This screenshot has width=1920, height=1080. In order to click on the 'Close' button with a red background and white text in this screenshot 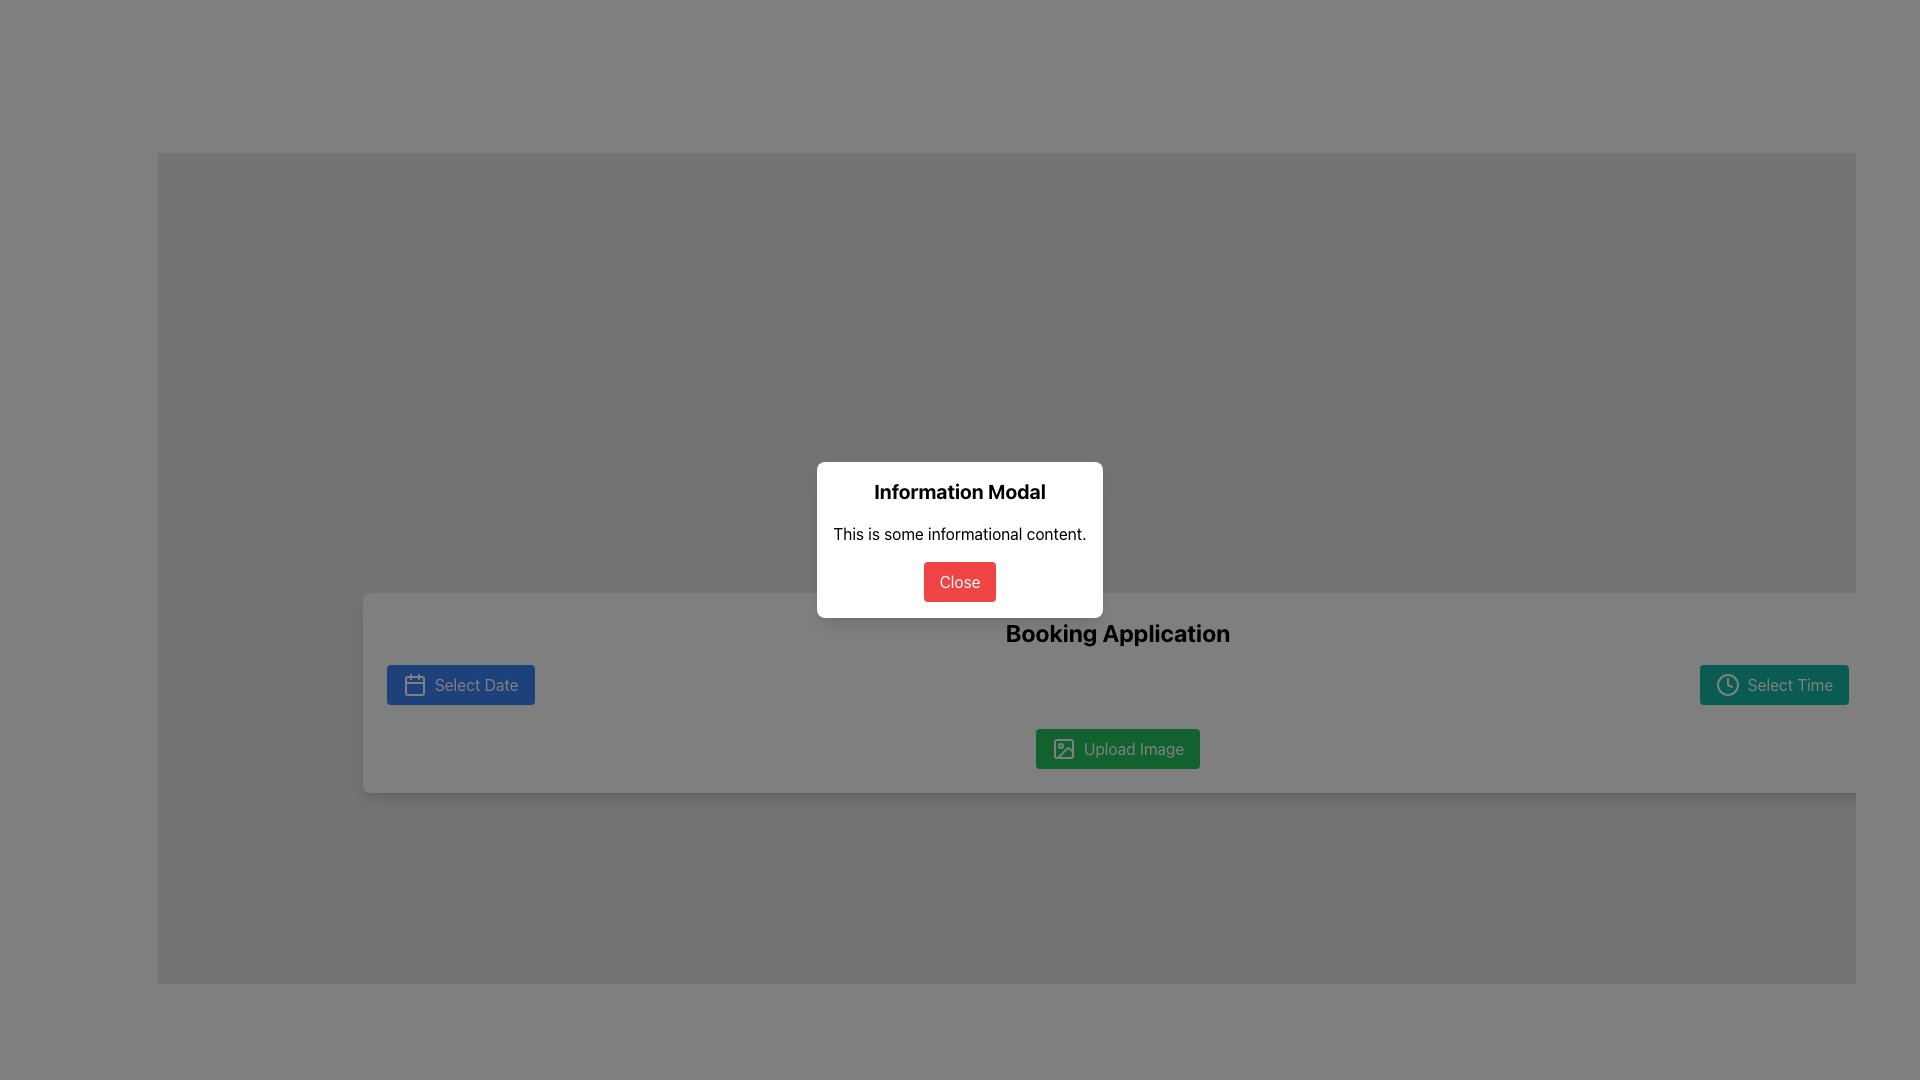, I will do `click(960, 582)`.